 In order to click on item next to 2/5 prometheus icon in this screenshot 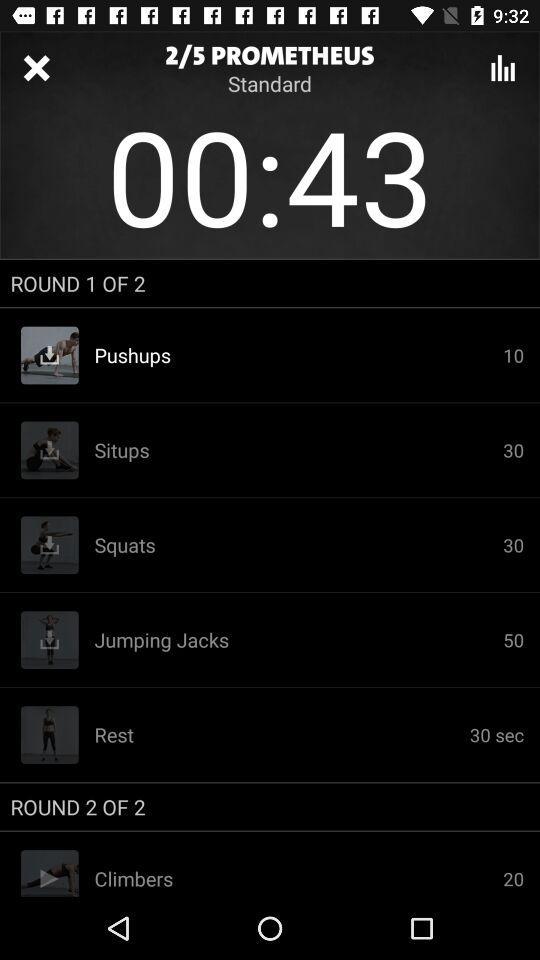, I will do `click(502, 68)`.